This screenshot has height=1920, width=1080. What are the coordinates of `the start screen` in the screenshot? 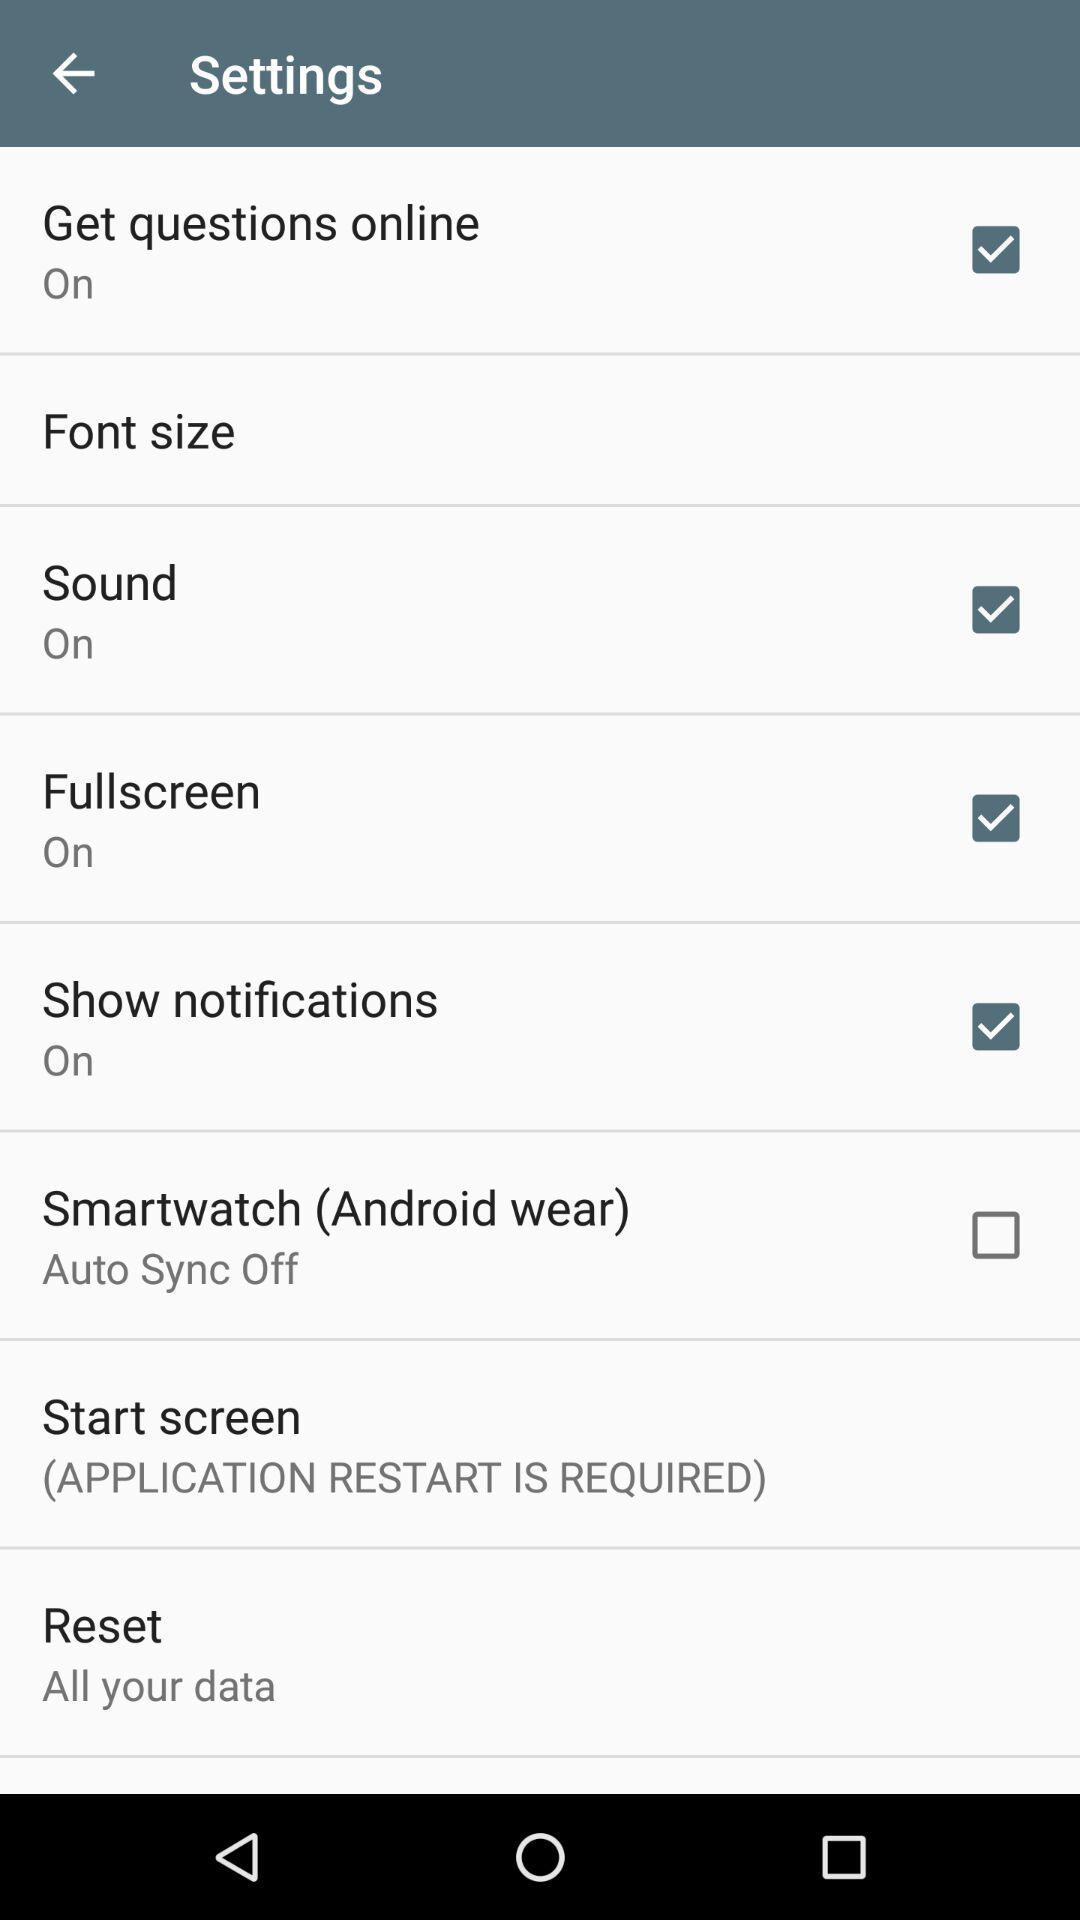 It's located at (170, 1414).